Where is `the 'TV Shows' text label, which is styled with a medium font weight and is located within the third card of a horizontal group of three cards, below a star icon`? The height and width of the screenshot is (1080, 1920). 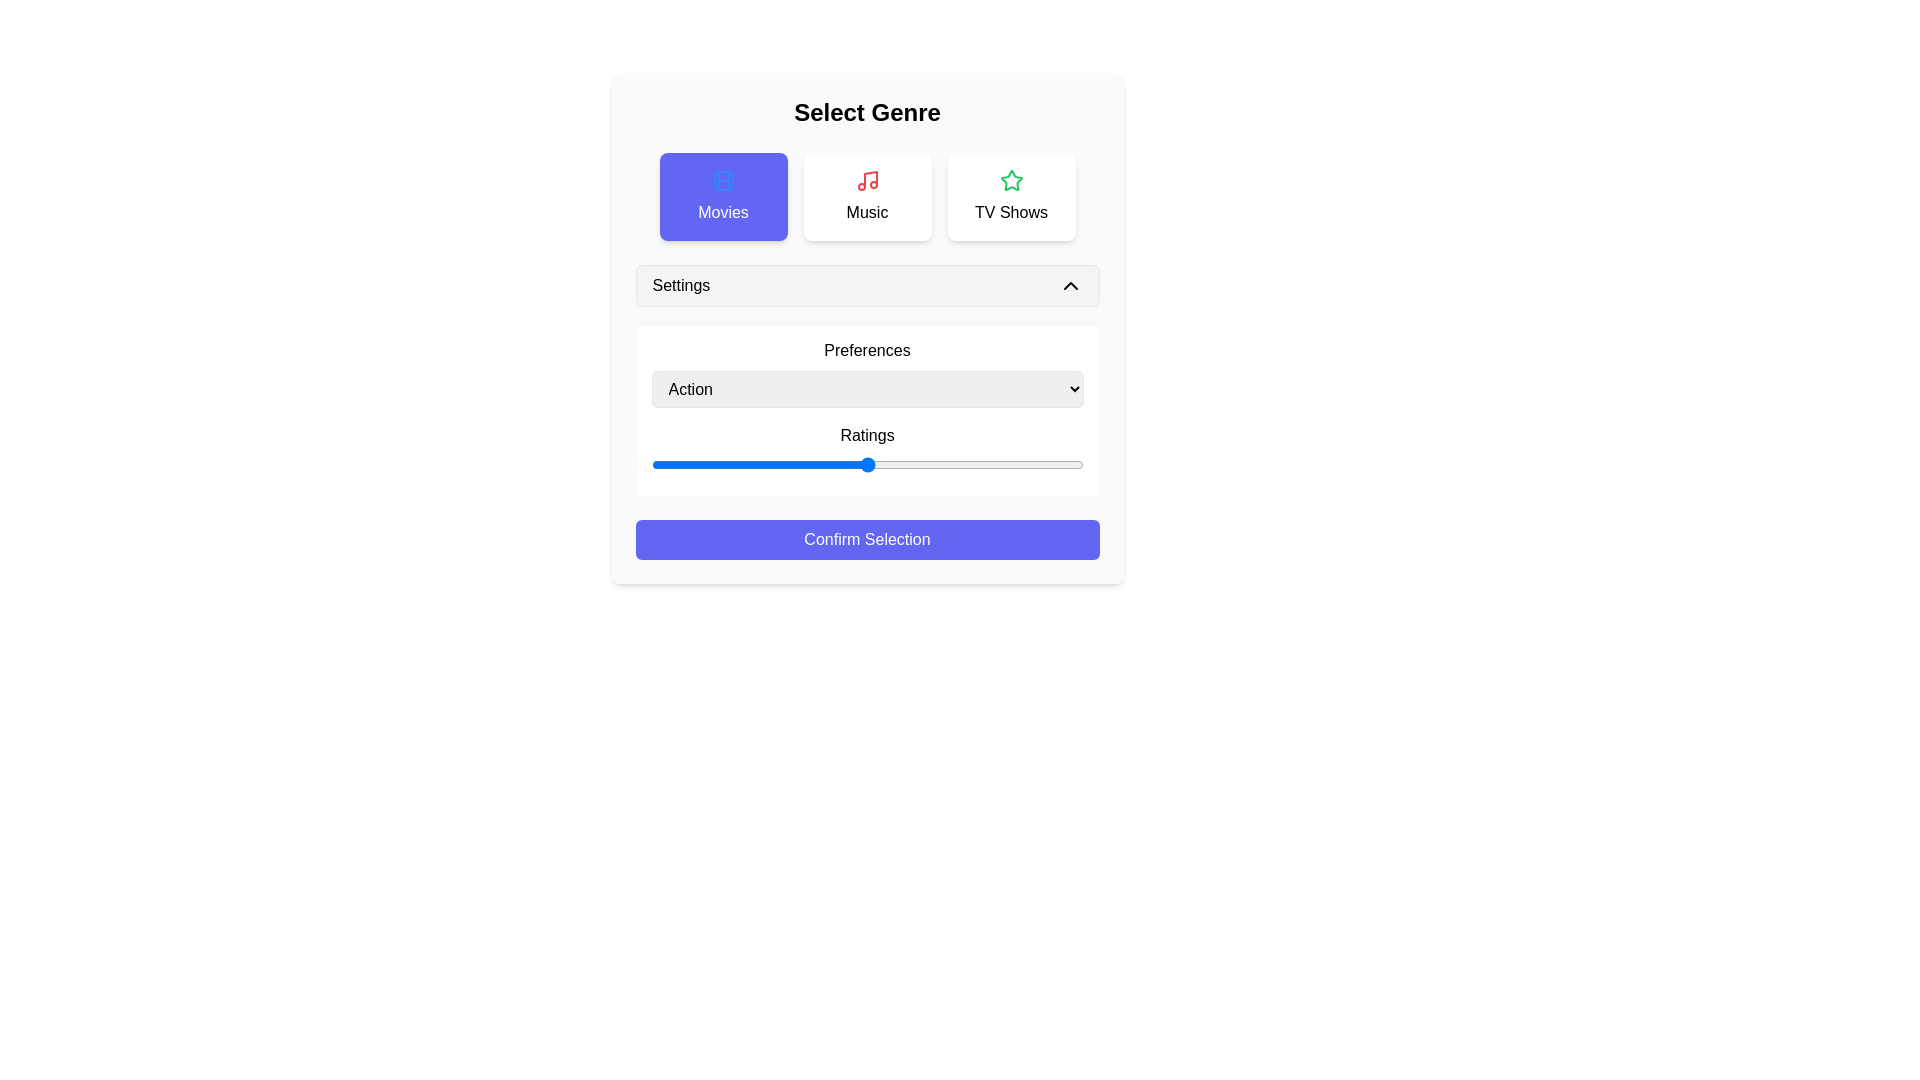
the 'TV Shows' text label, which is styled with a medium font weight and is located within the third card of a horizontal group of three cards, below a star icon is located at coordinates (1011, 212).